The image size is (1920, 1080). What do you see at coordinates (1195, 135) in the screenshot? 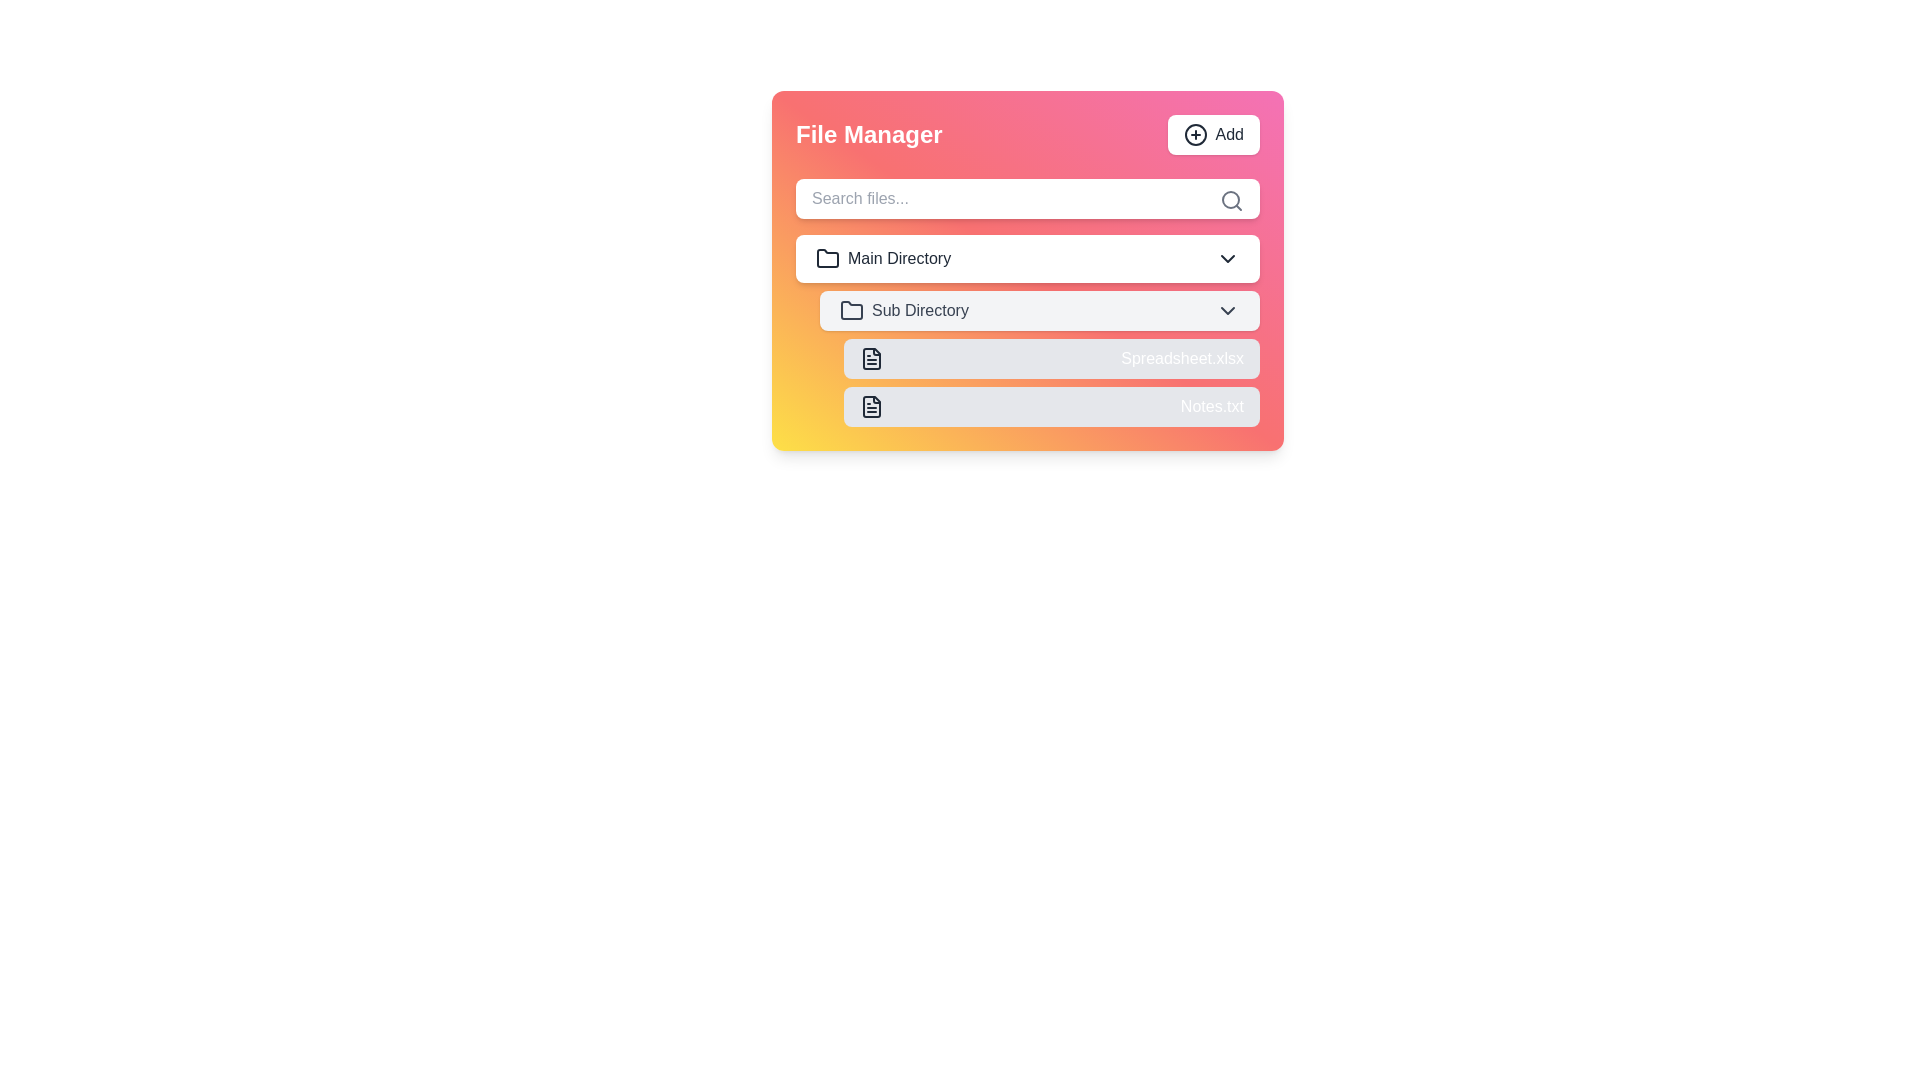
I see `the circular icon located in the top-right corner of the 'File Manager' interface, which is adjacent to the 'Add' text` at bounding box center [1195, 135].